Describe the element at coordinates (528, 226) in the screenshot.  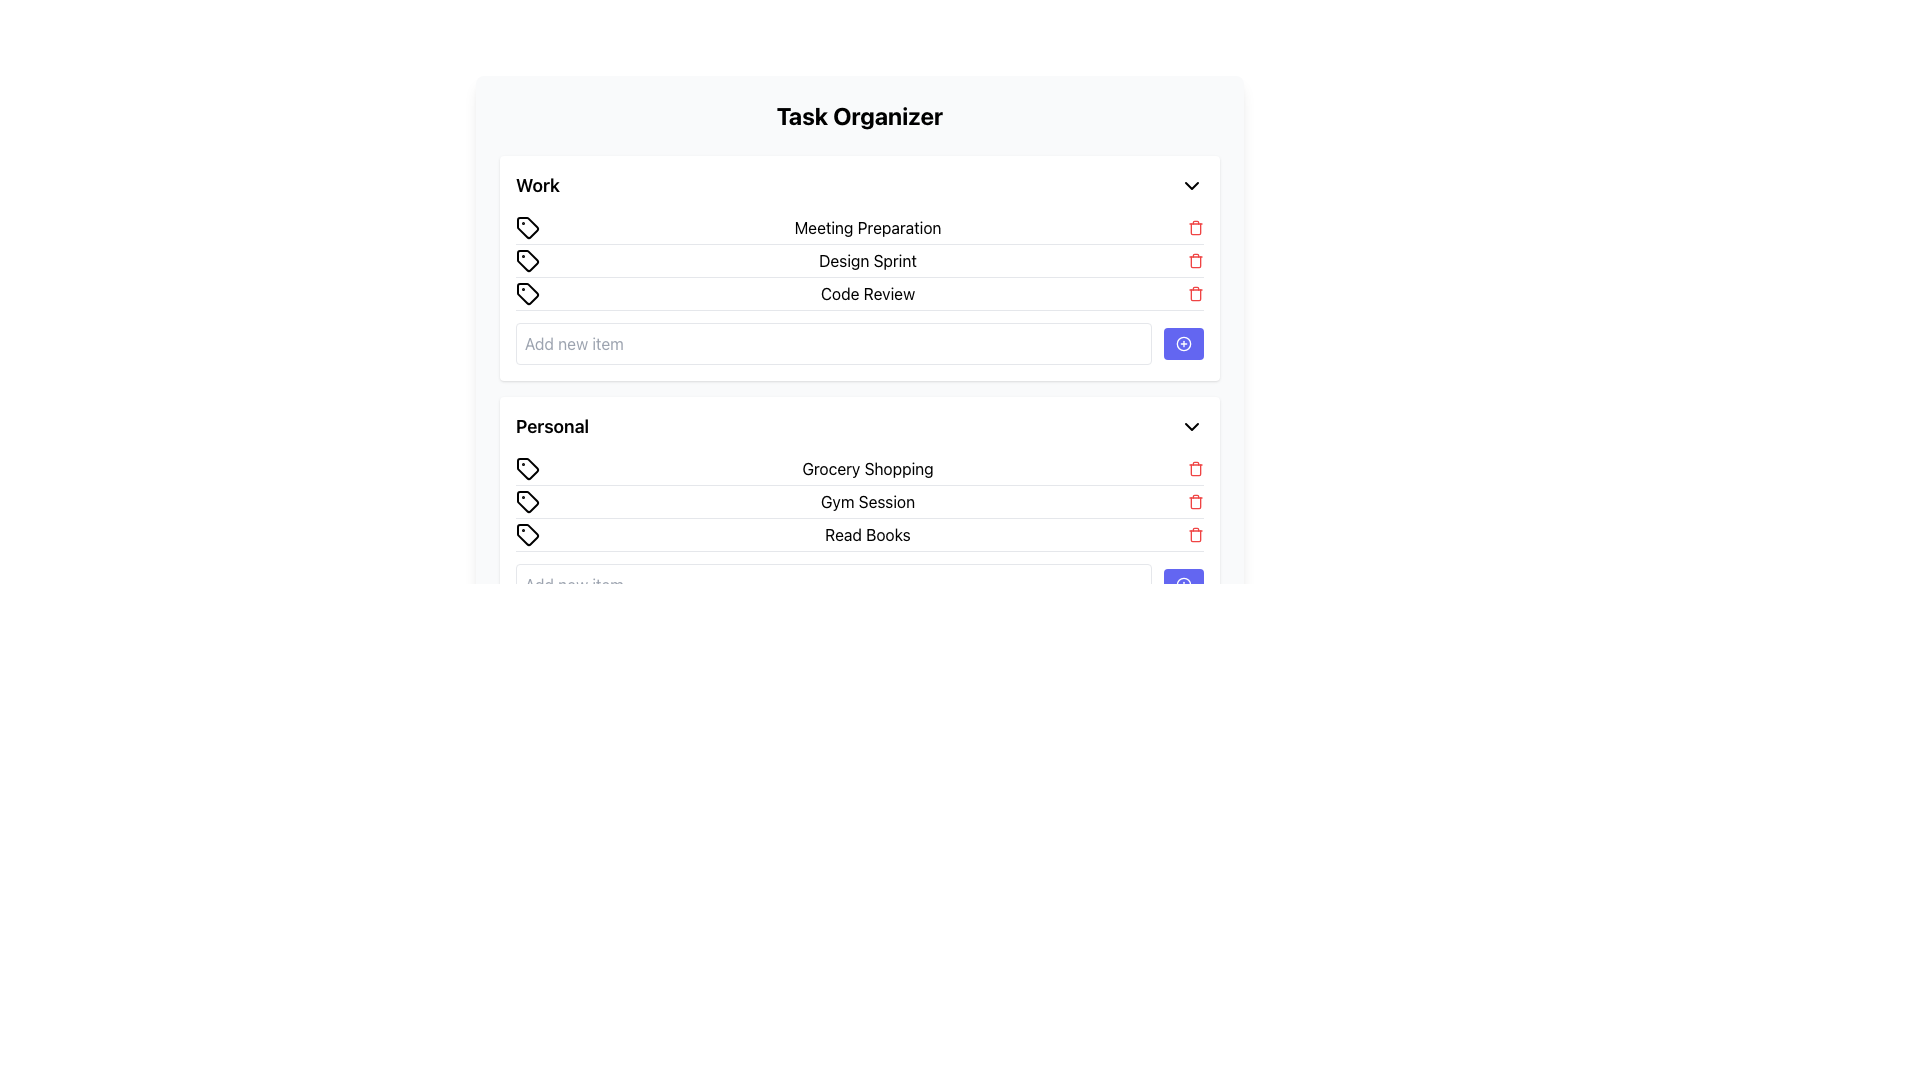
I see `the first tag icon in the 'Work' section of the 'Task Organizer' interface, which has a rounded tag shape with a small circle at the attachment point, located near 'Meeting Preparation'` at that location.